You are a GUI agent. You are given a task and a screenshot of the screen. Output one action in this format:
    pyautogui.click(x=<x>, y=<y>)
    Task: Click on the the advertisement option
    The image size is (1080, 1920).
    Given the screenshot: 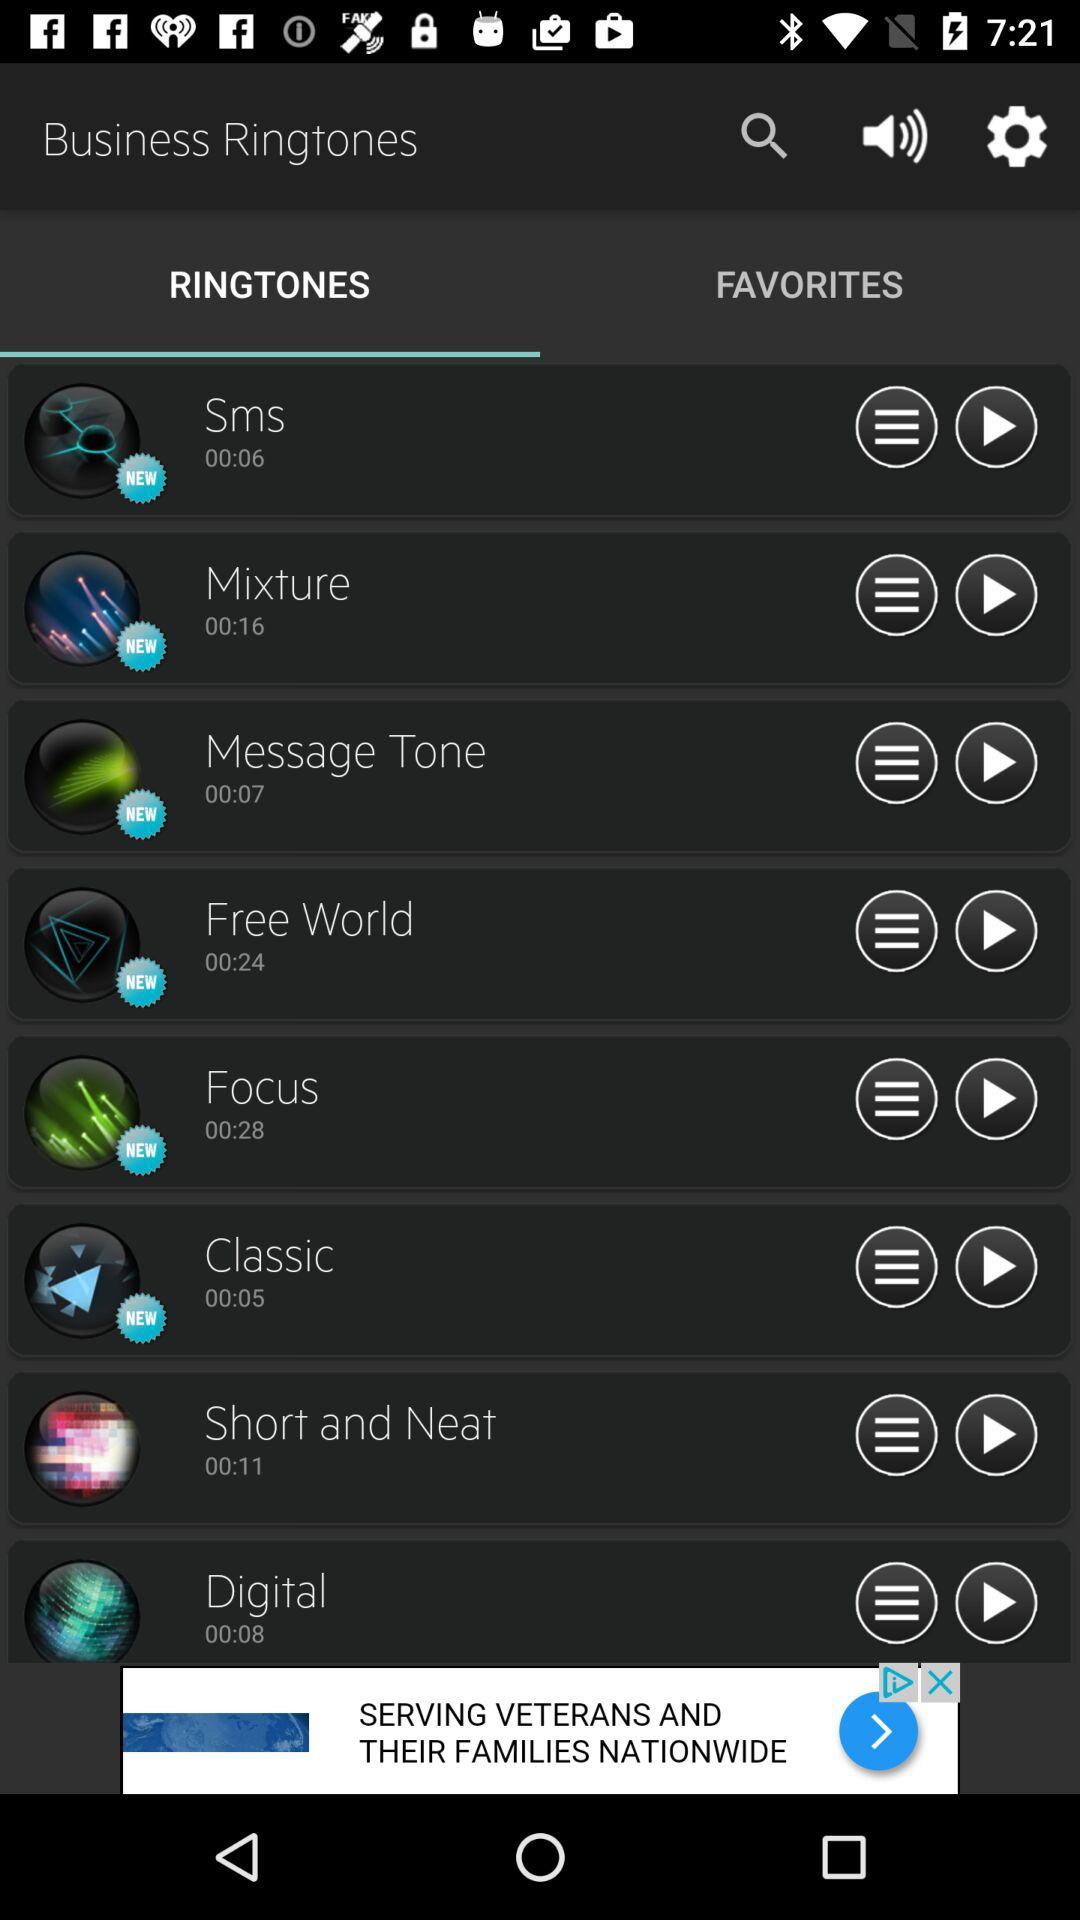 What is the action you would take?
    pyautogui.click(x=895, y=1267)
    